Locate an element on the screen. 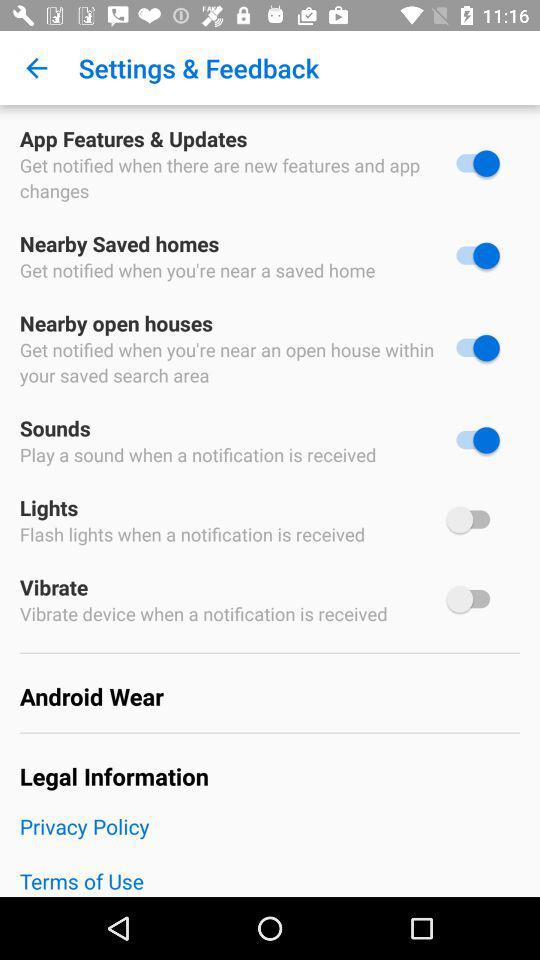 The height and width of the screenshot is (960, 540). the item below legal information item is located at coordinates (270, 839).